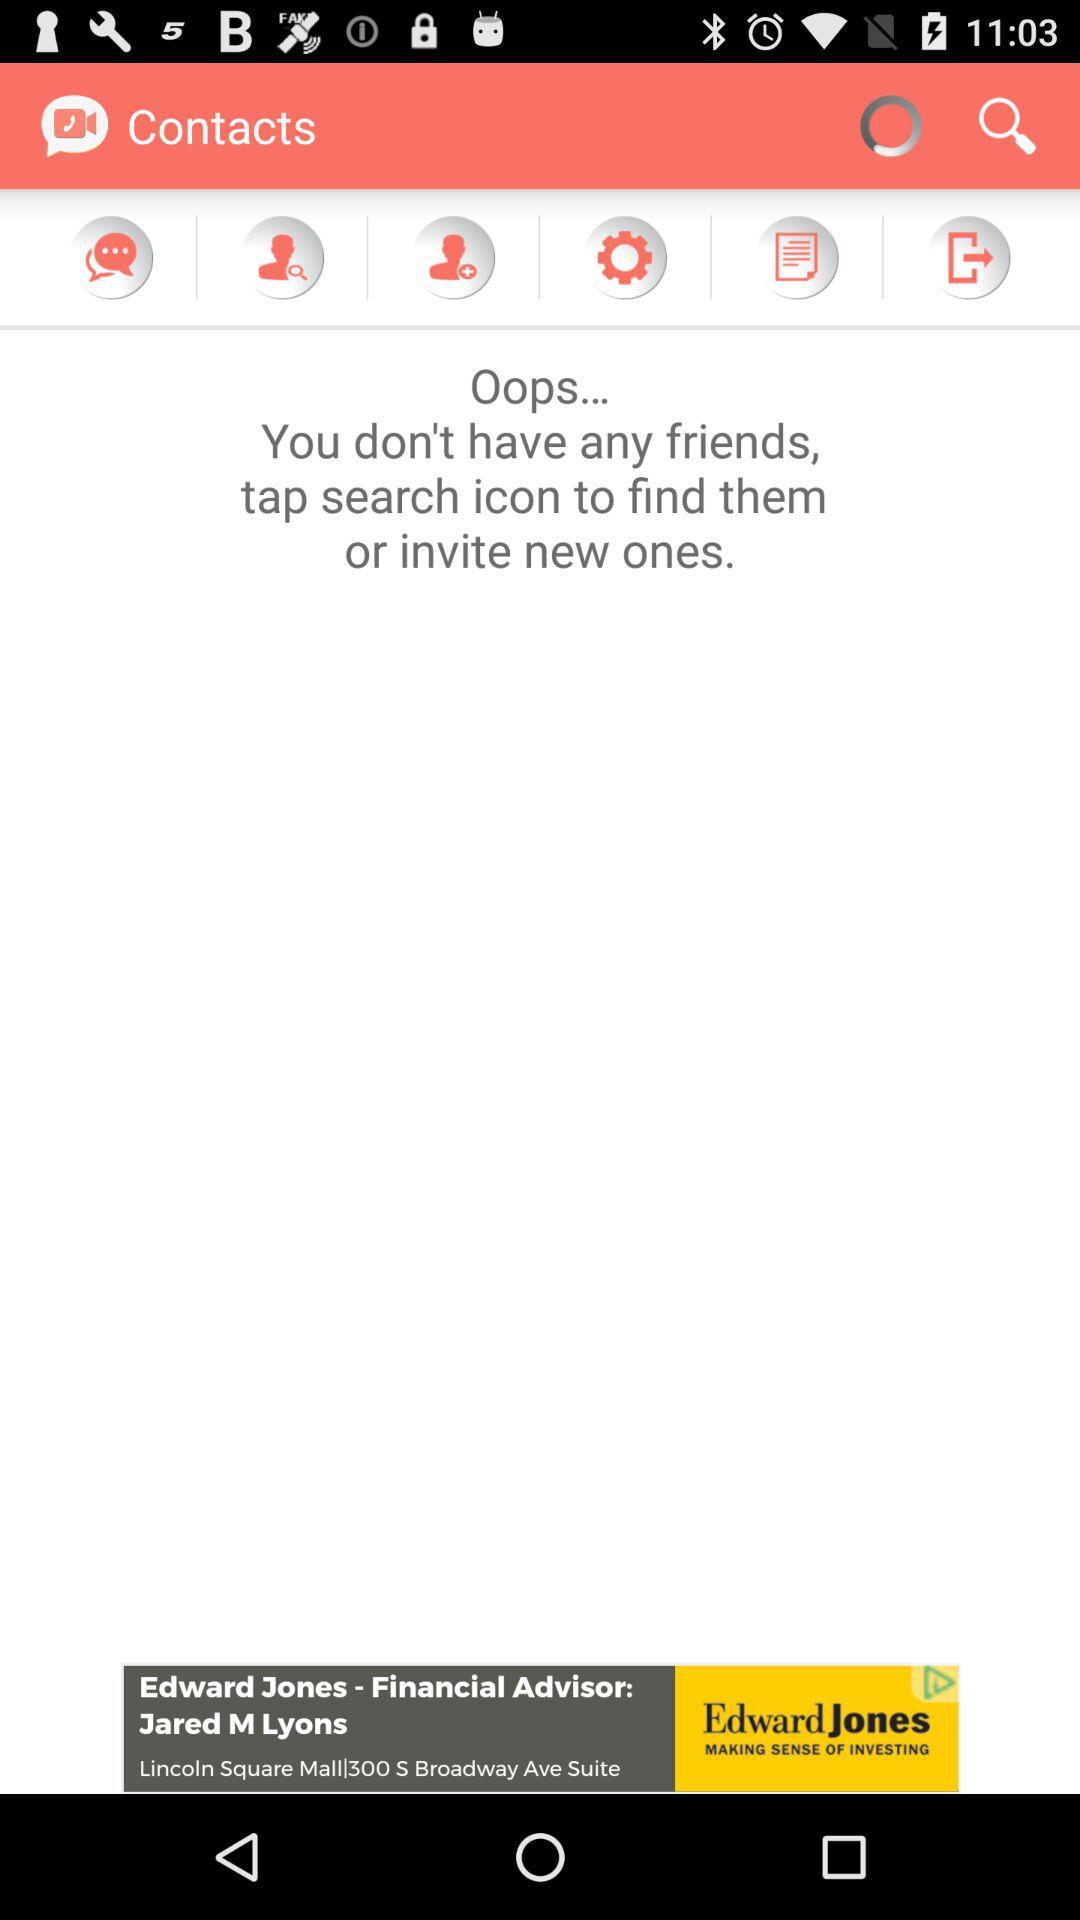 The width and height of the screenshot is (1080, 1920). What do you see at coordinates (795, 256) in the screenshot?
I see `open notes` at bounding box center [795, 256].